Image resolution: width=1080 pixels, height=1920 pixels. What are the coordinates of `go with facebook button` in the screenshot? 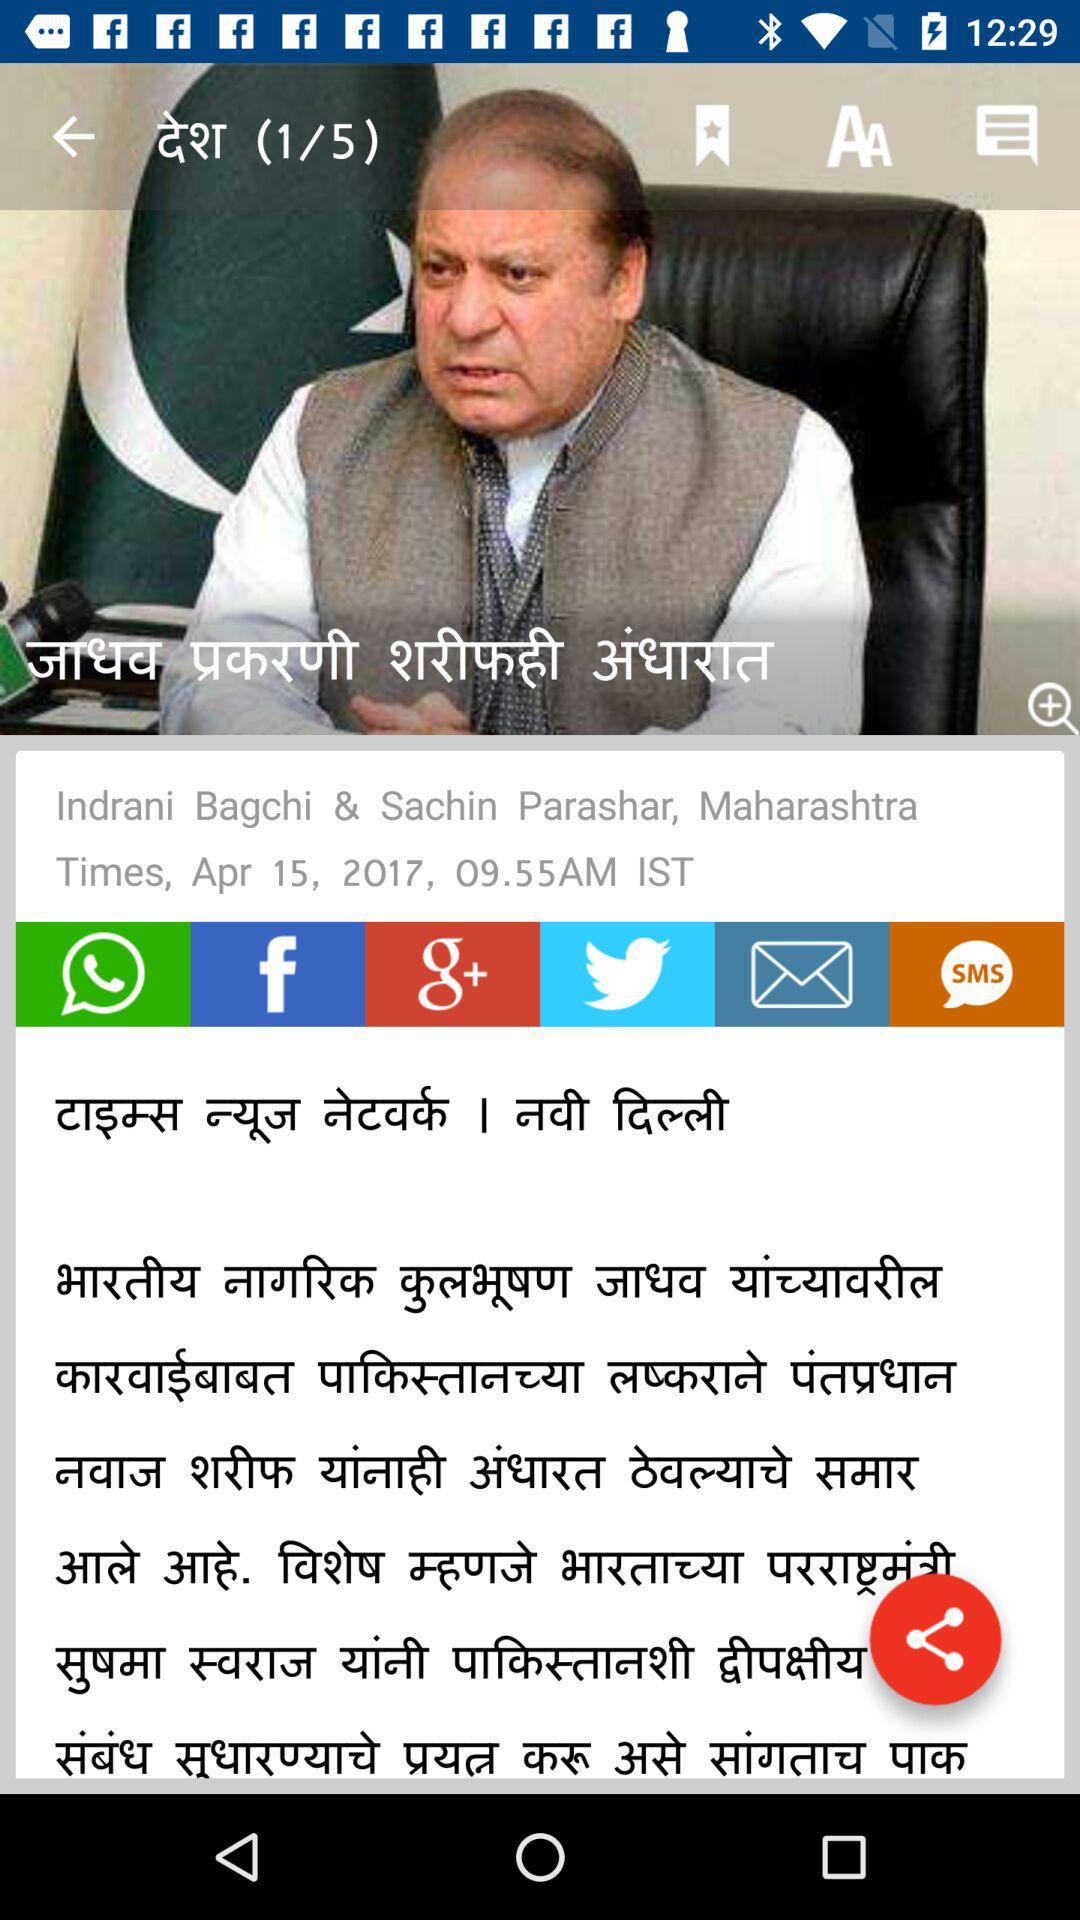 It's located at (277, 974).